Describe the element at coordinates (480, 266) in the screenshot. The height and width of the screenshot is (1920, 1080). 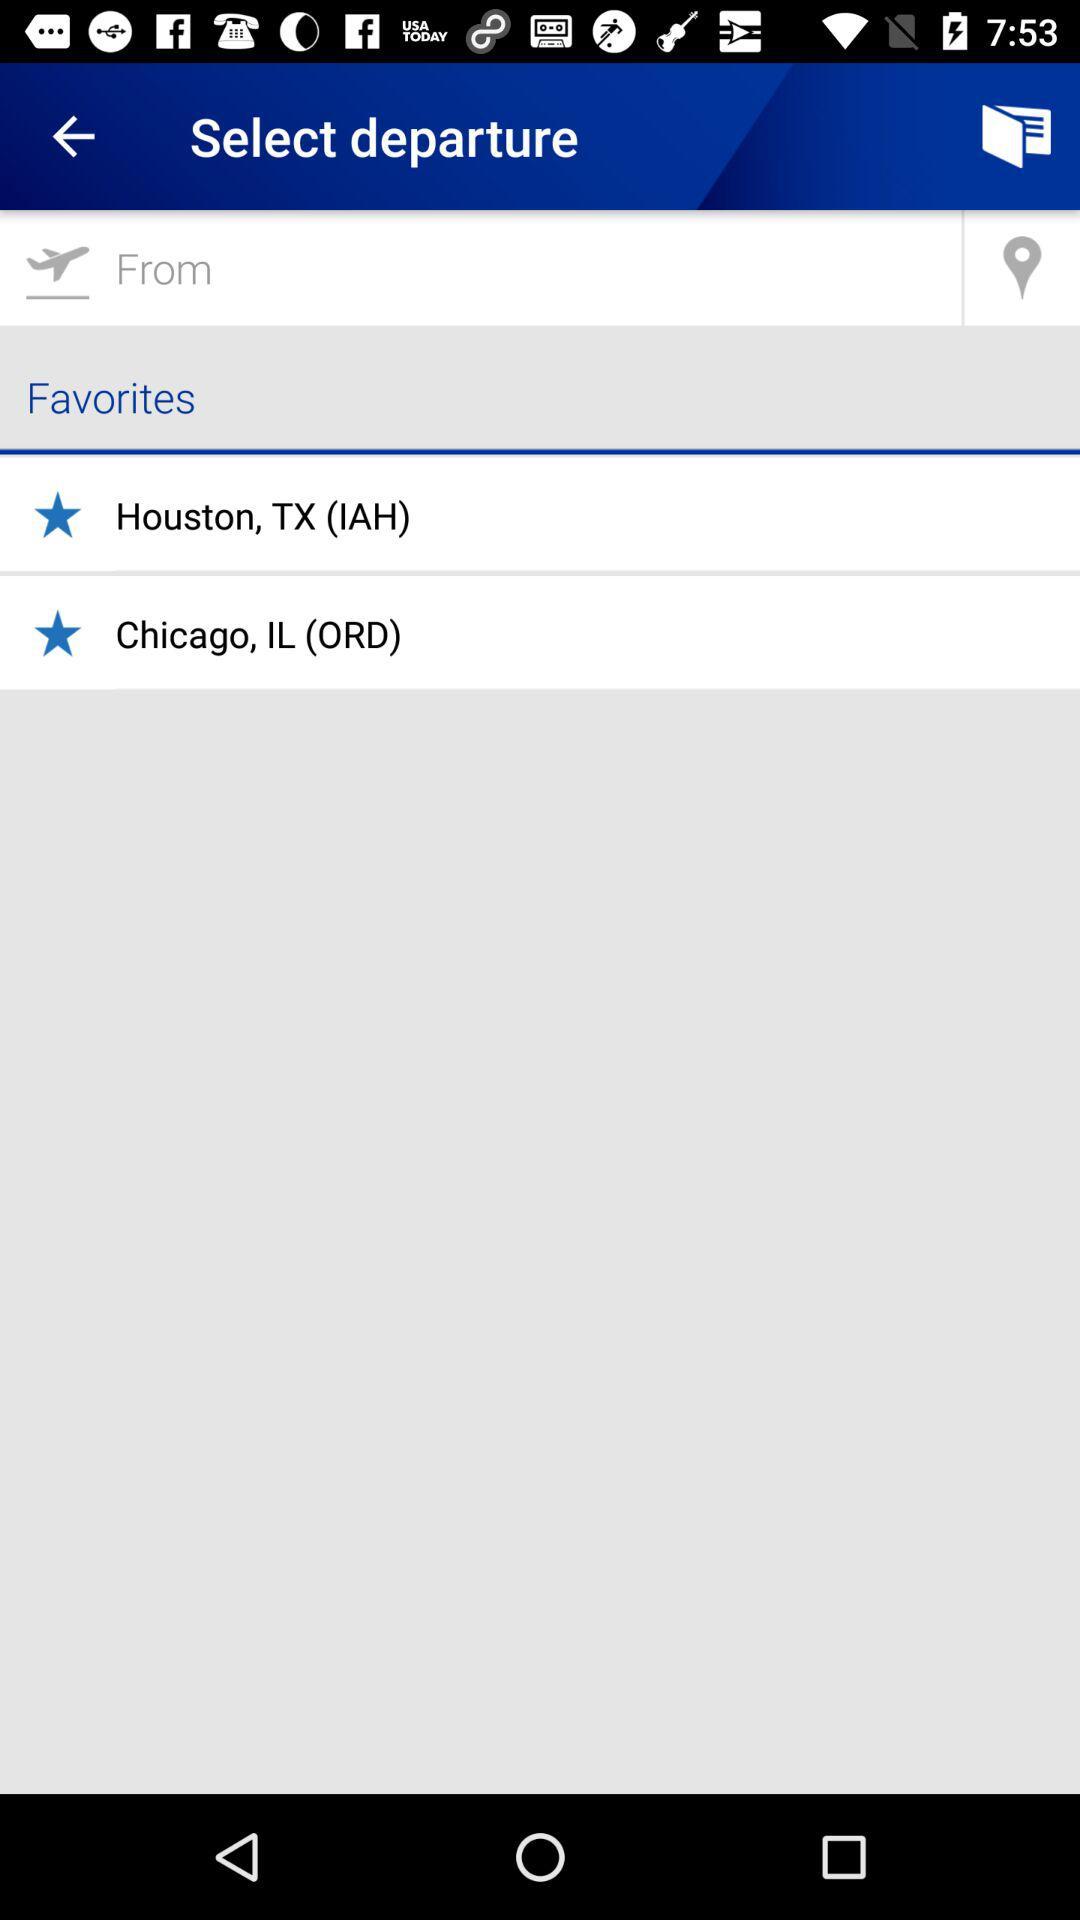
I see `the item above favorites icon` at that location.